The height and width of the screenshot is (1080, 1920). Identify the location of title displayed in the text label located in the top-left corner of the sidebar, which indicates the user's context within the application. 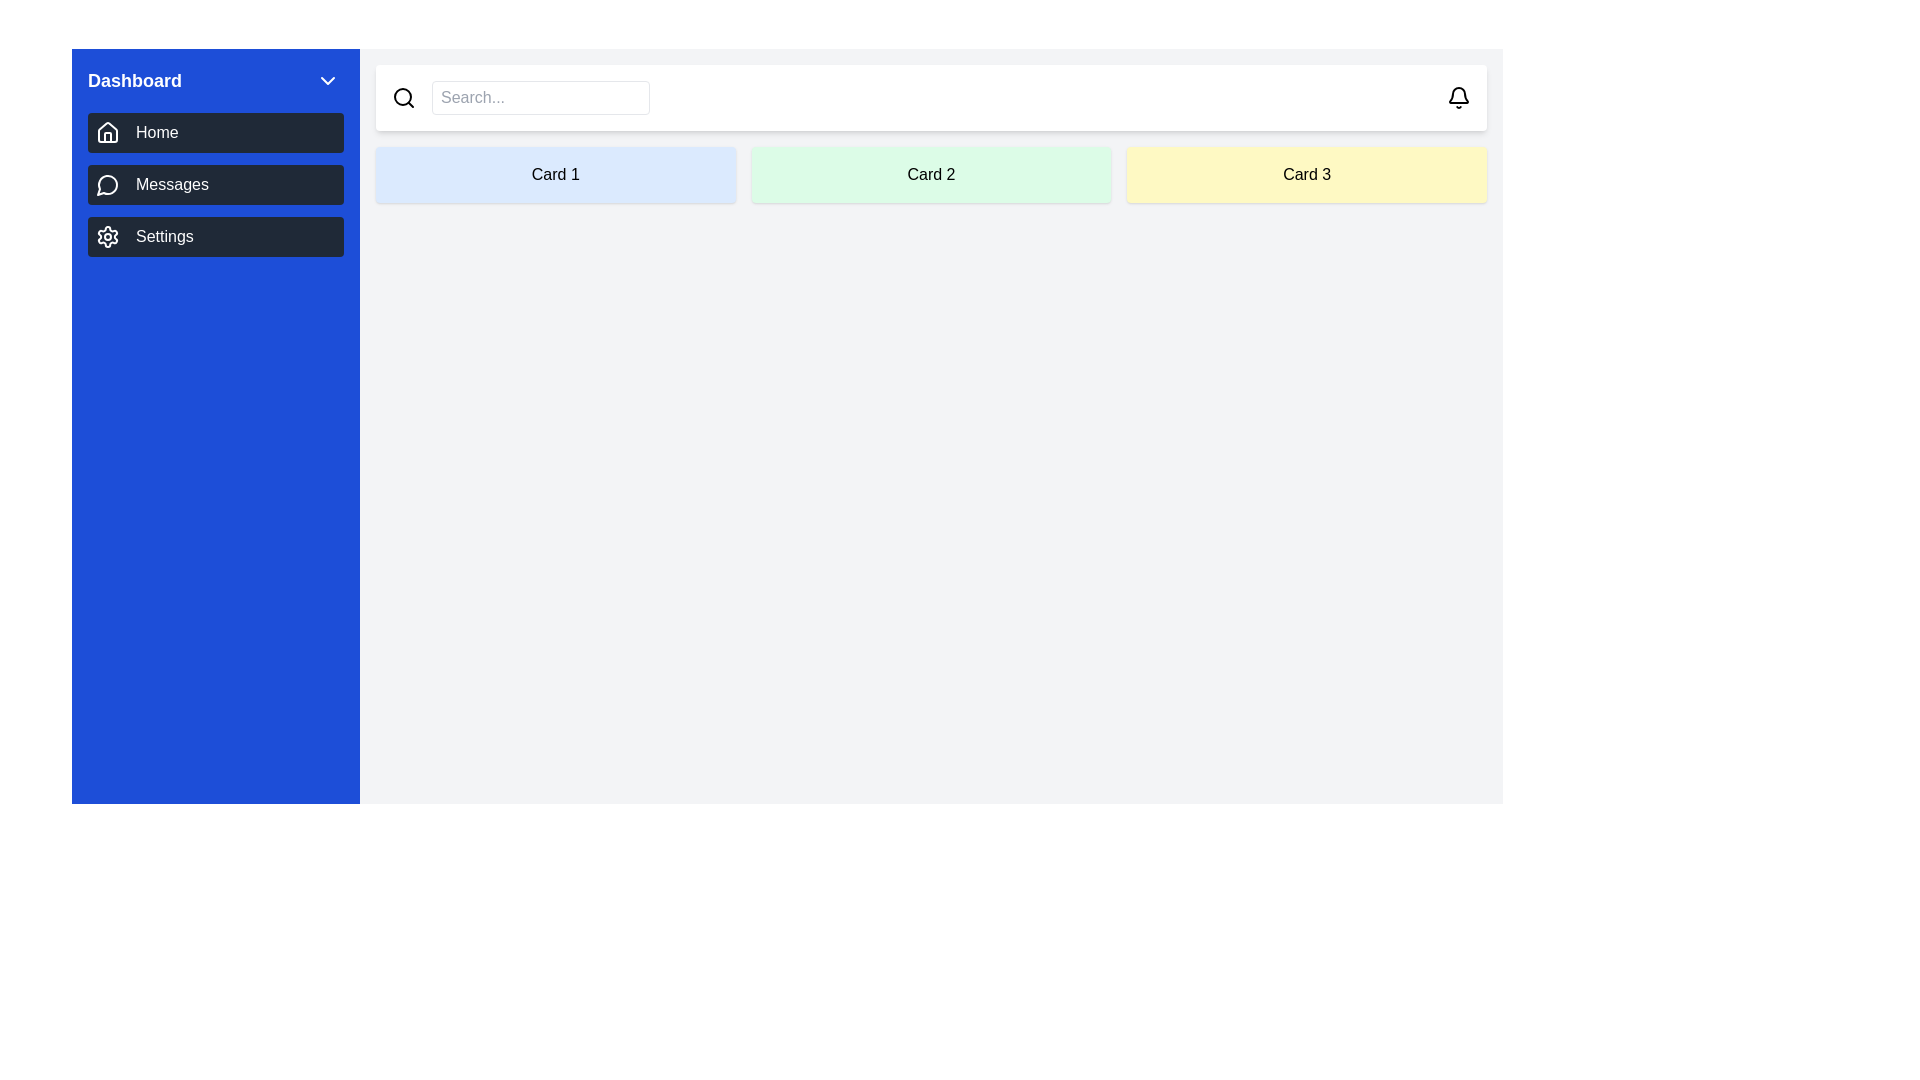
(133, 80).